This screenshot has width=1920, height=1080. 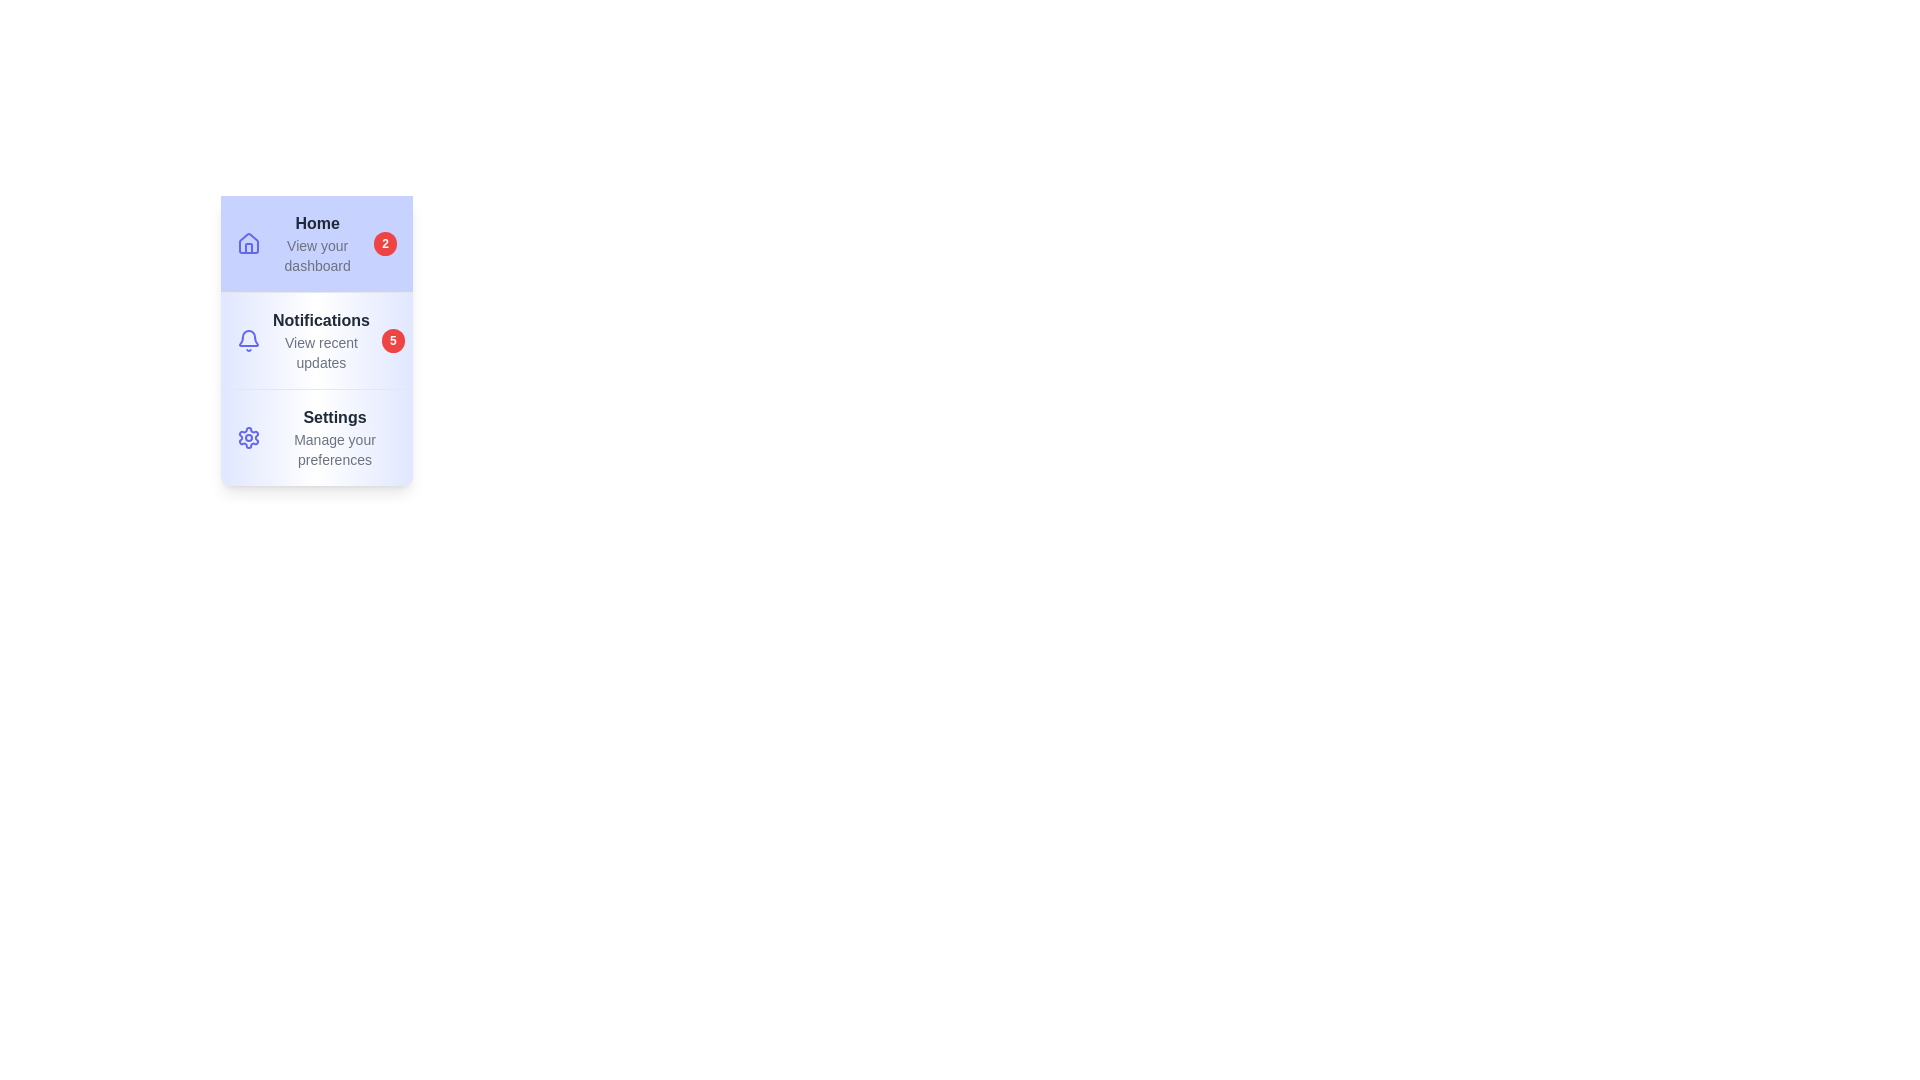 What do you see at coordinates (315, 435) in the screenshot?
I see `the menu item labeled Settings` at bounding box center [315, 435].